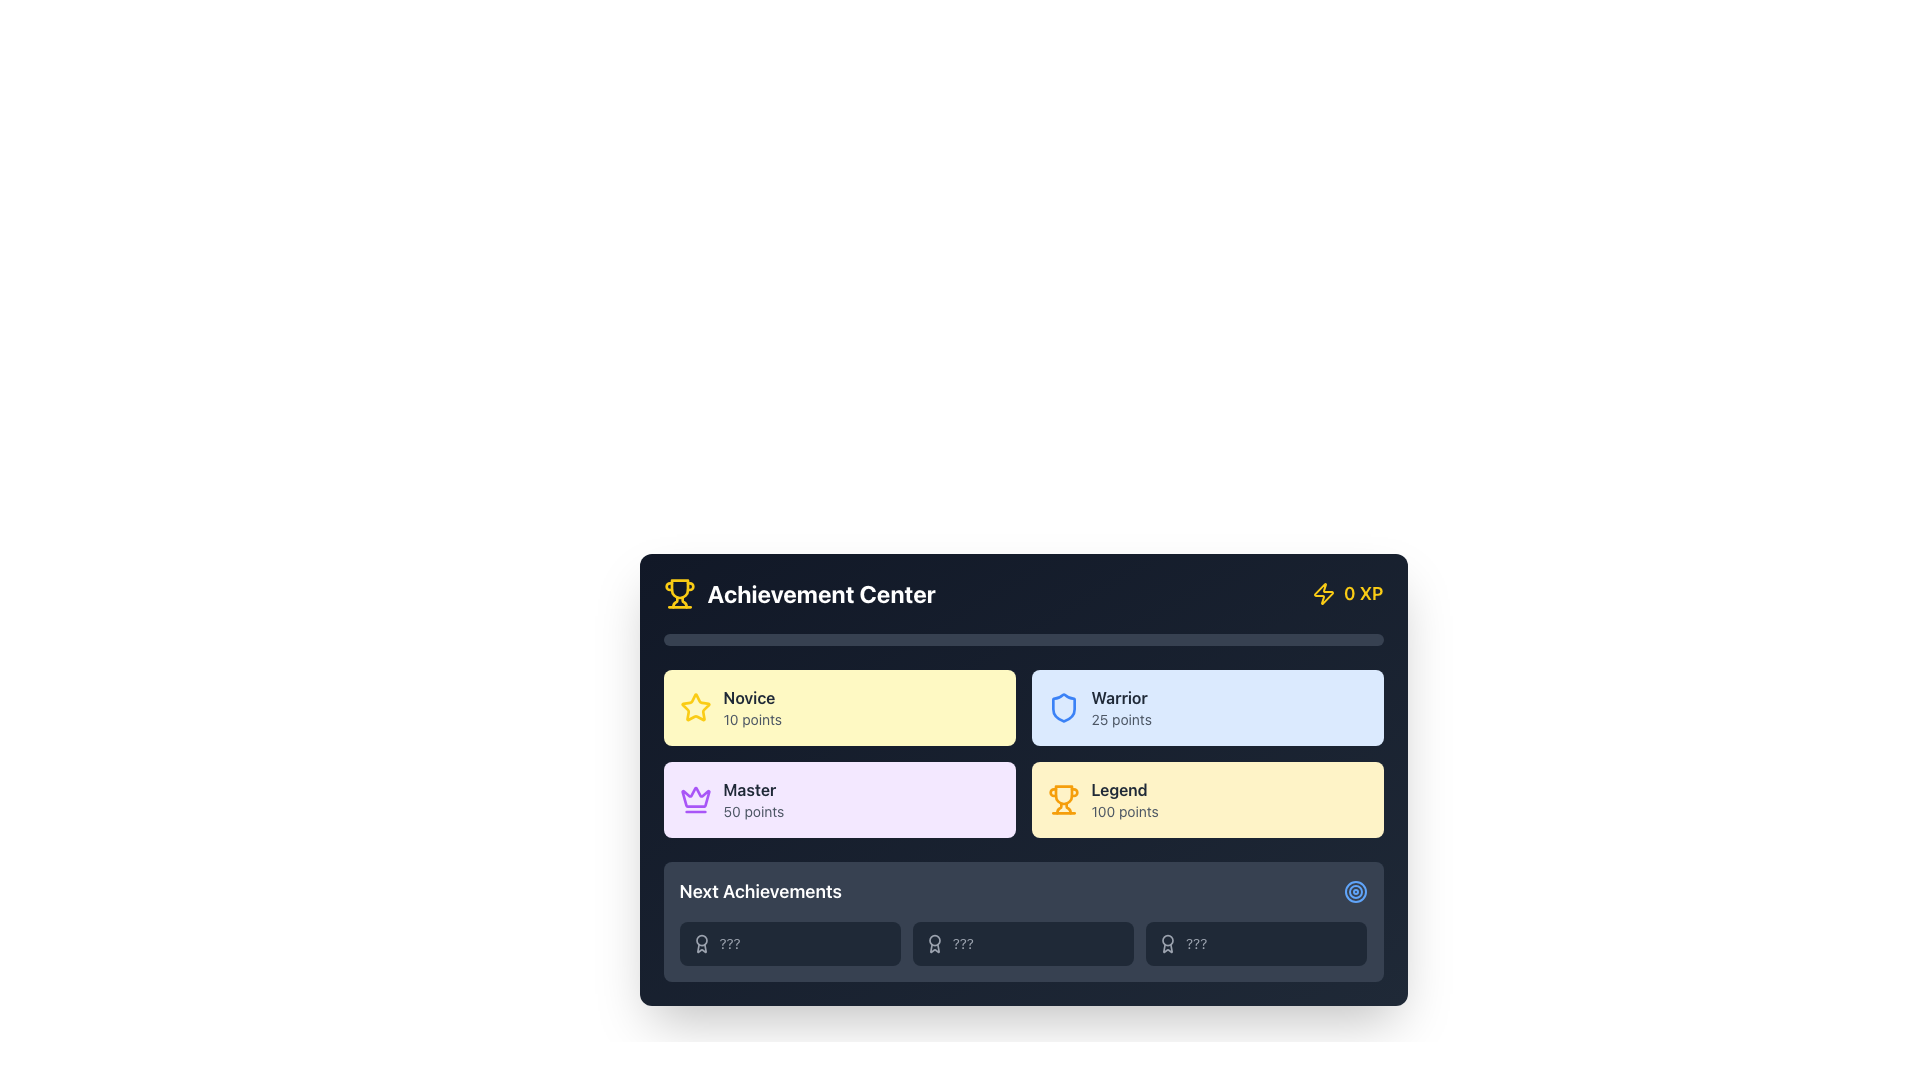 The image size is (1920, 1080). What do you see at coordinates (1121, 697) in the screenshot?
I see `text displayed on the achievement title label 'Warrior' located in the top-right section of the 'Achievement Center' module` at bounding box center [1121, 697].